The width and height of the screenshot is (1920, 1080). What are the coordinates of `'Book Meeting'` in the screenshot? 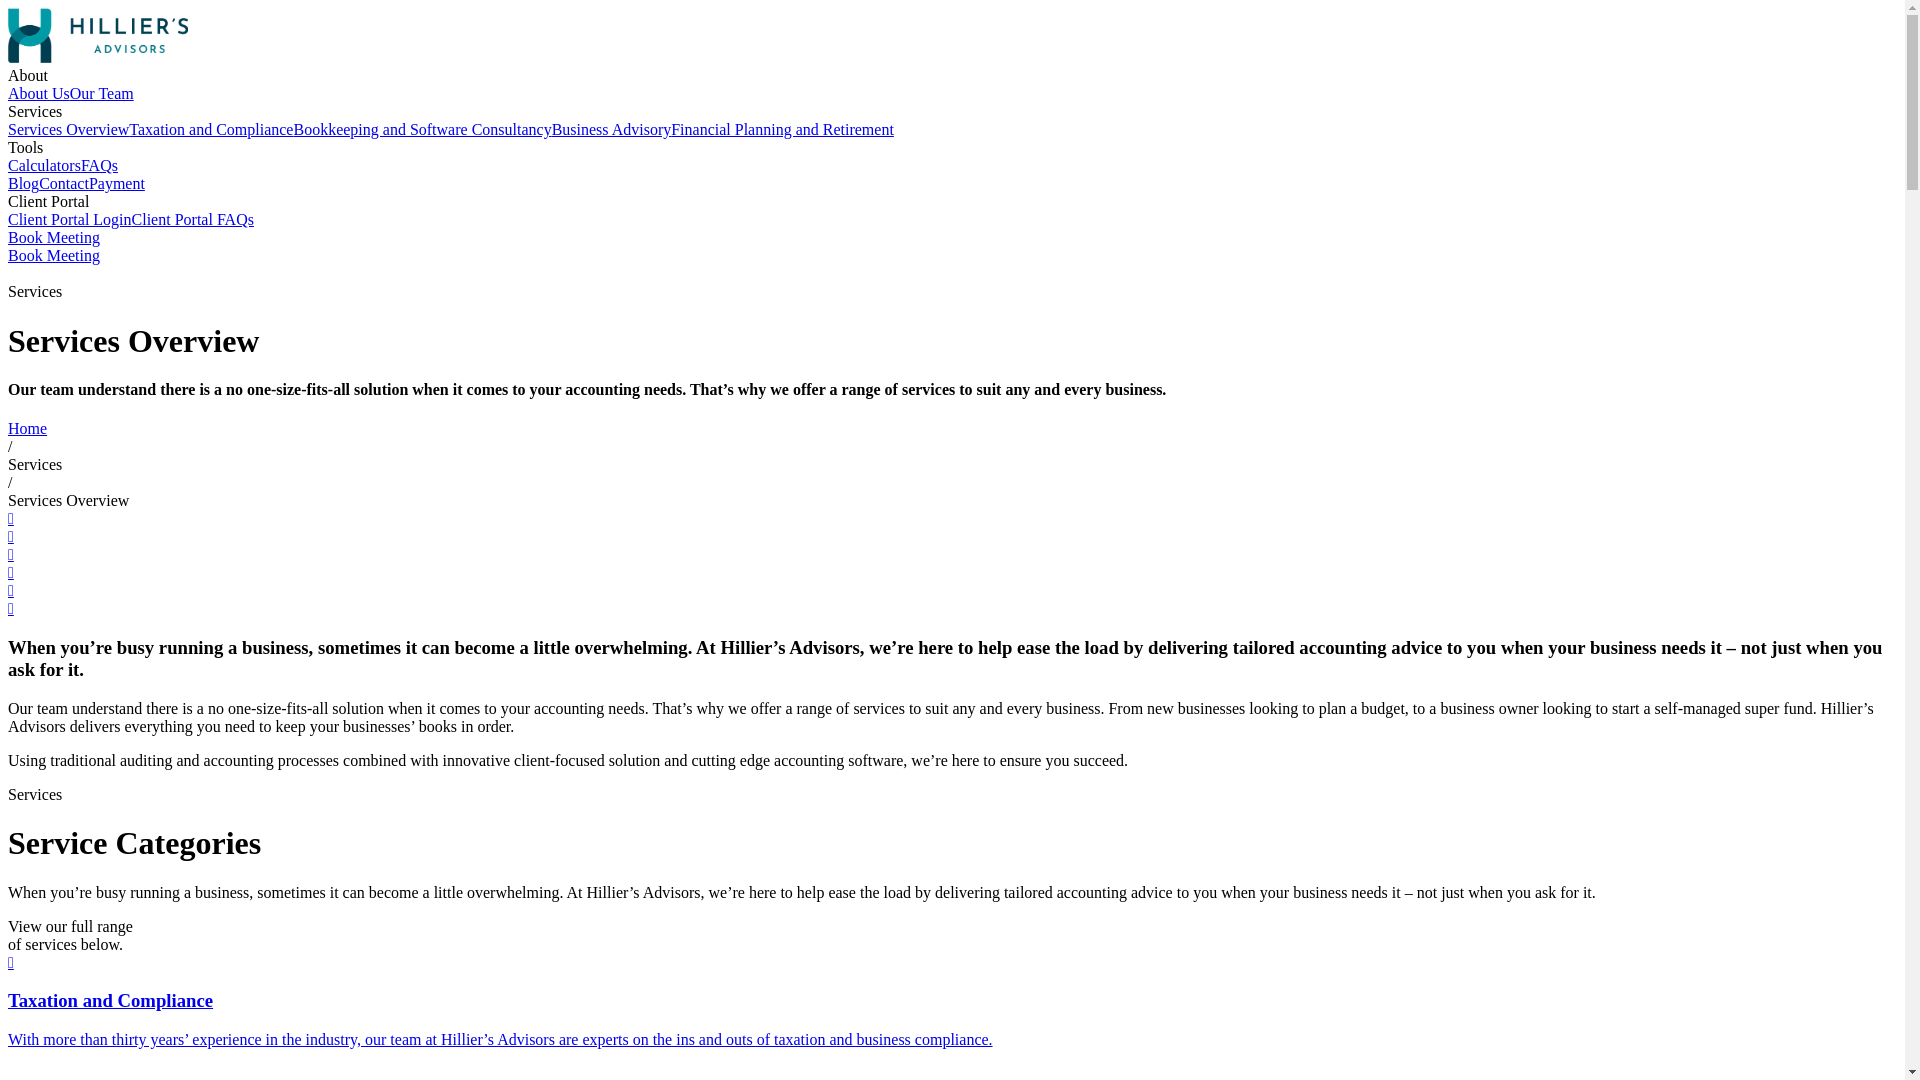 It's located at (53, 254).